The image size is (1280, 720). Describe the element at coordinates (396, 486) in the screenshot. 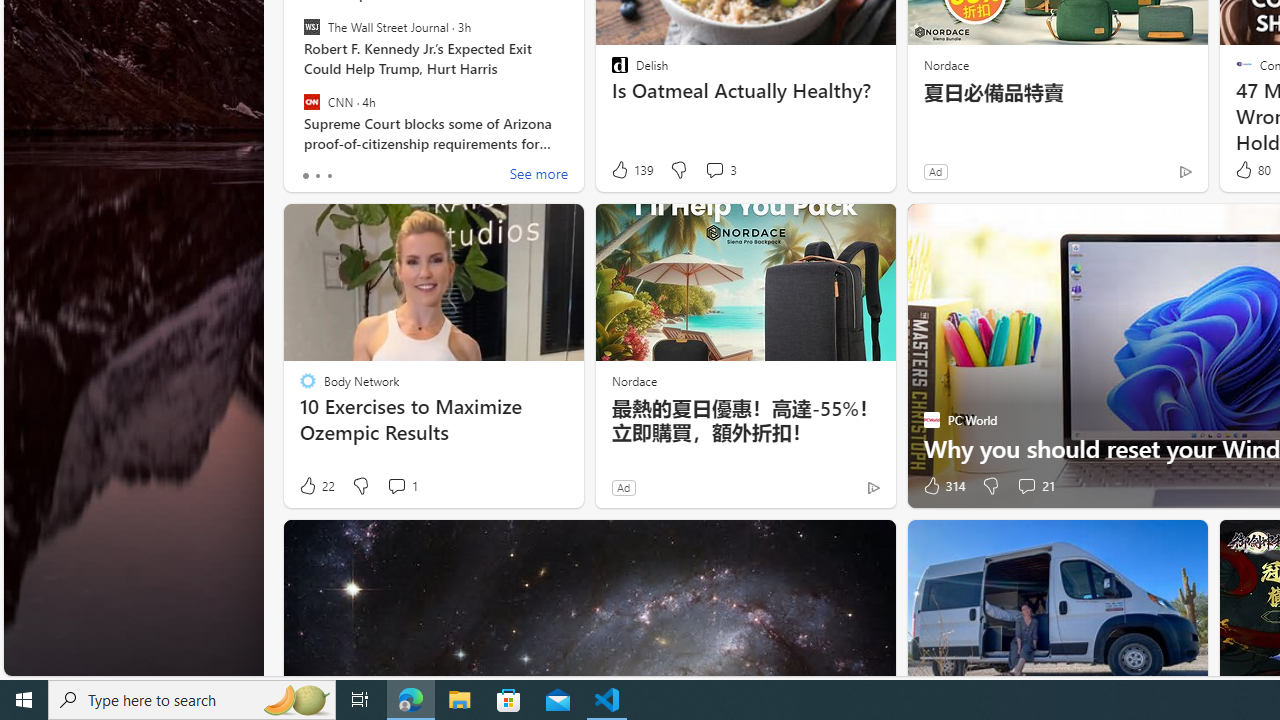

I see `'View comments 1 Comment'` at that location.